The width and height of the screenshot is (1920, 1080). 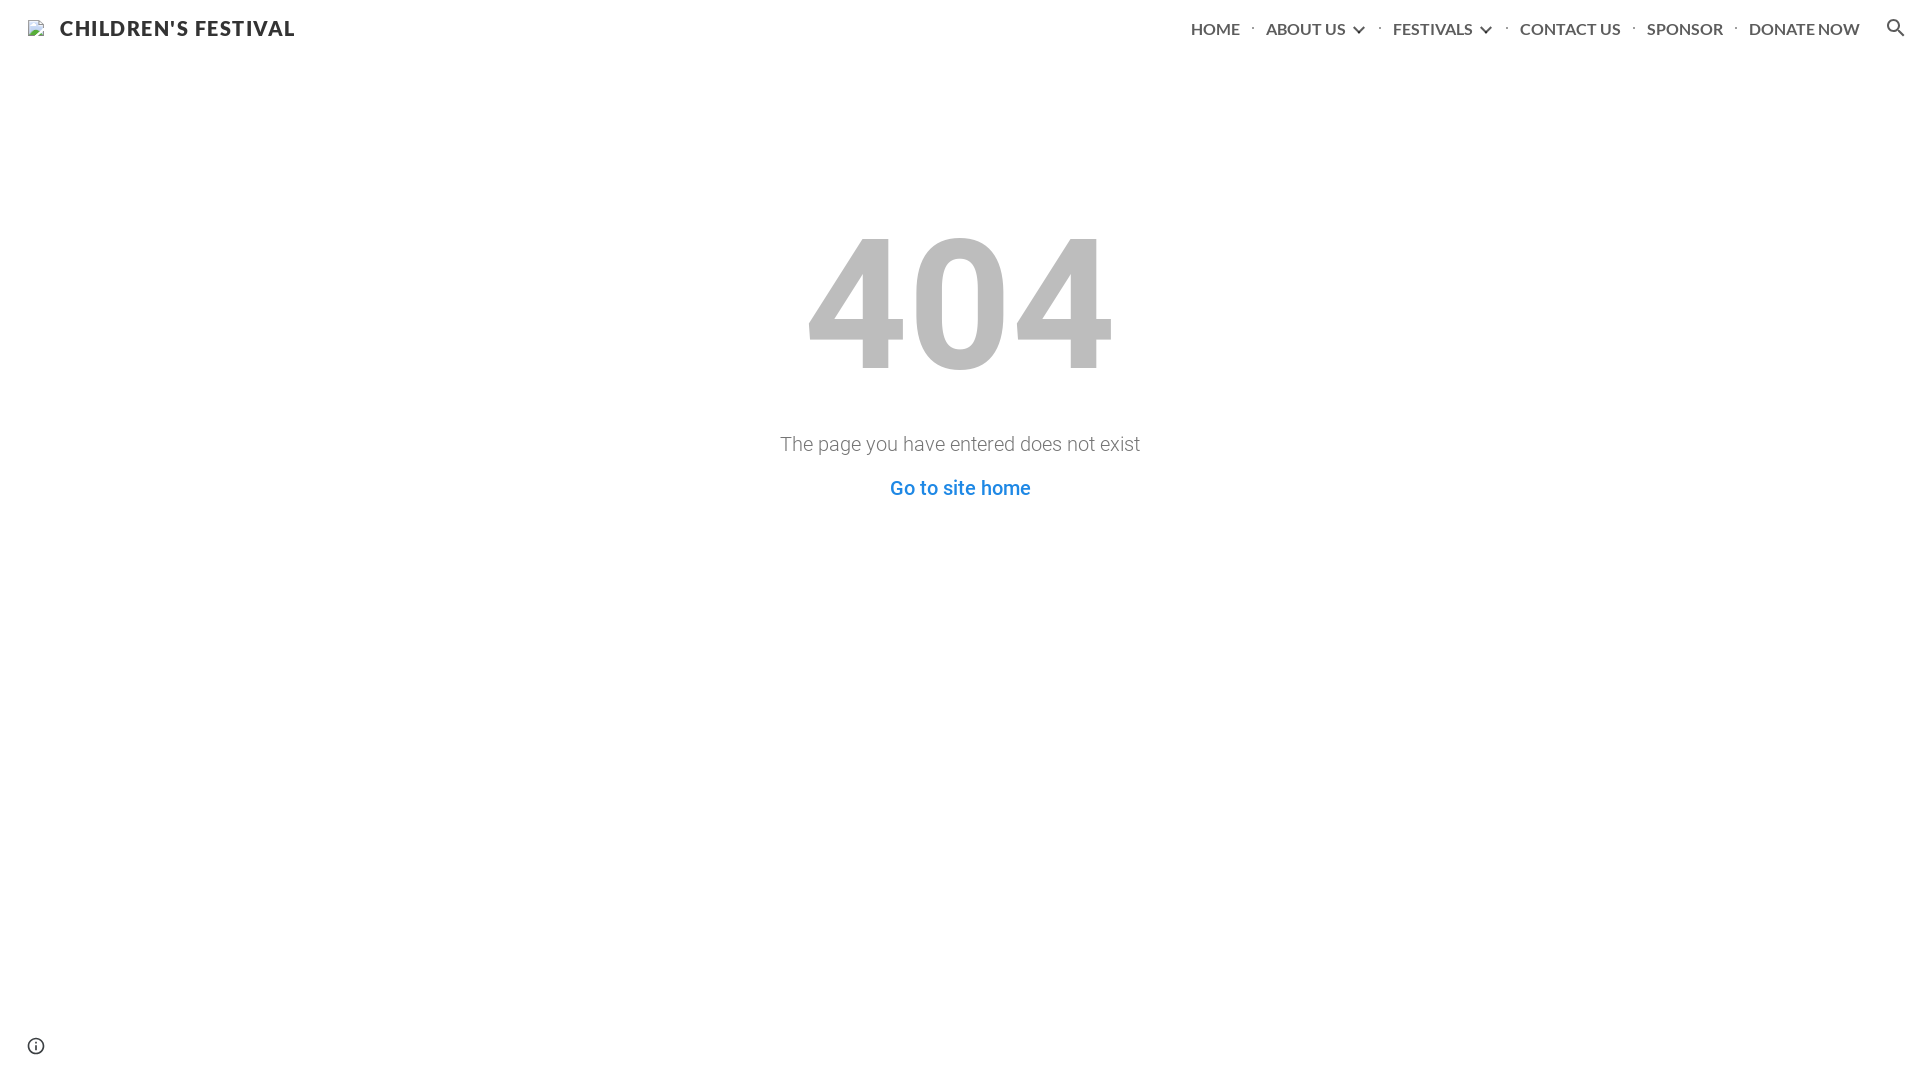 What do you see at coordinates (1214, 27) in the screenshot?
I see `'HOME'` at bounding box center [1214, 27].